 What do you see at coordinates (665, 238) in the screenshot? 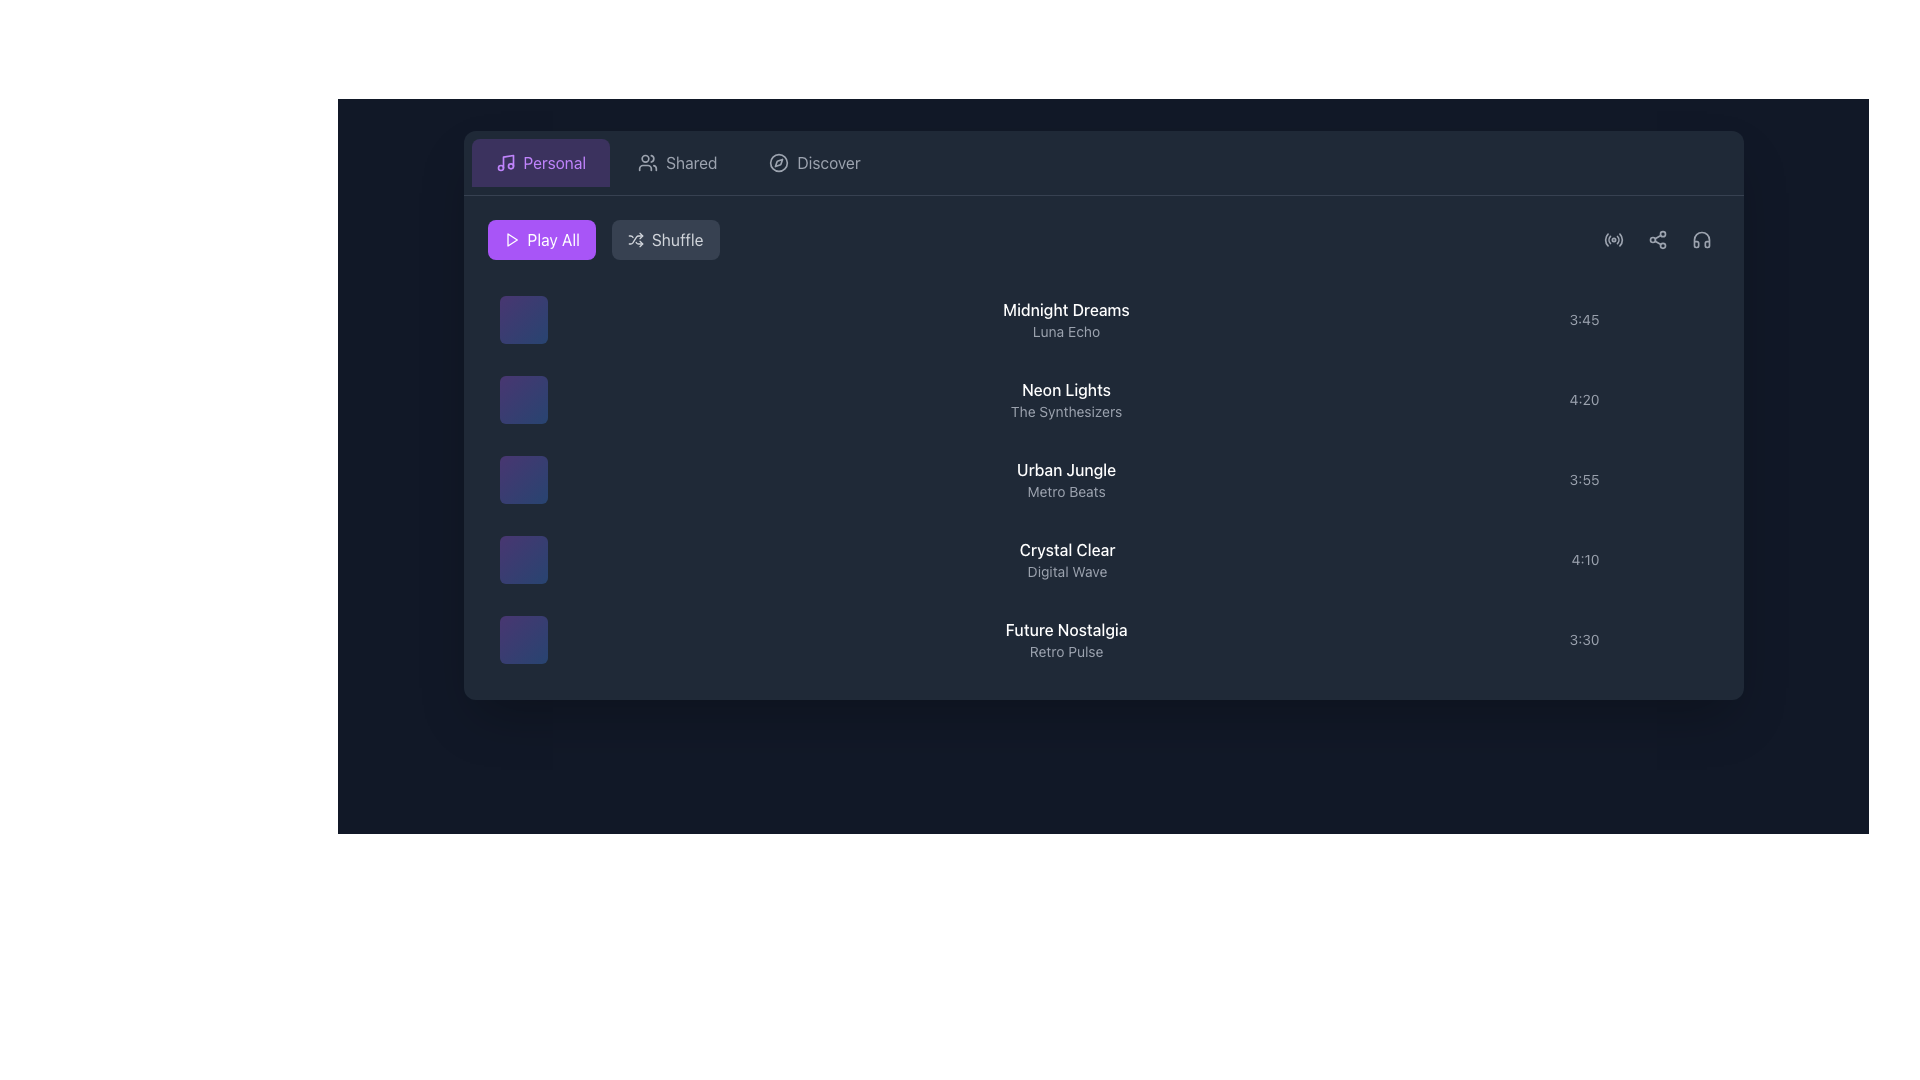
I see `the 'Shuffle' button, which is a rectangular button with a dark gray background and labeled 'Shuffle' with an icon of arrows crossing each other` at bounding box center [665, 238].